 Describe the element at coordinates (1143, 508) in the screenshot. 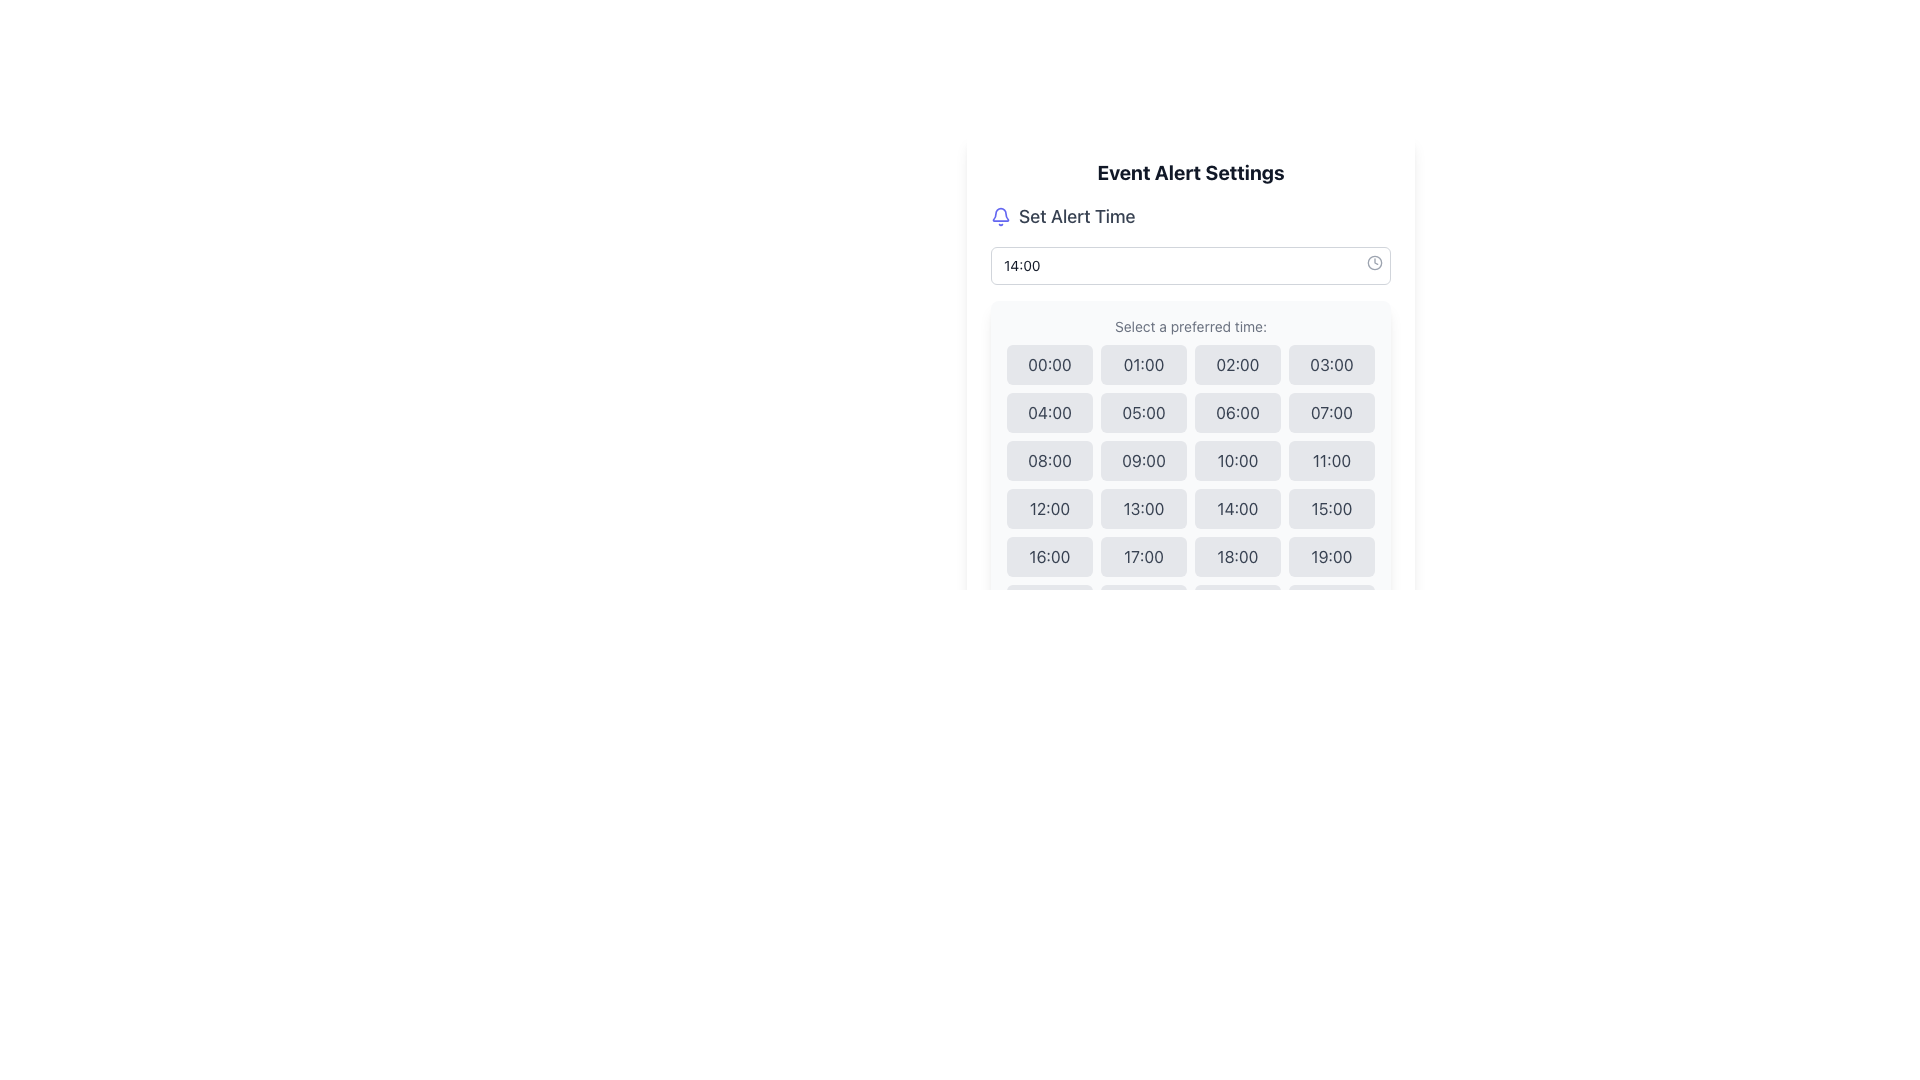

I see `the rectangular button labeled '13:00' with a light gray background and rounded corners located in the fourth row, second column of the grid` at that location.